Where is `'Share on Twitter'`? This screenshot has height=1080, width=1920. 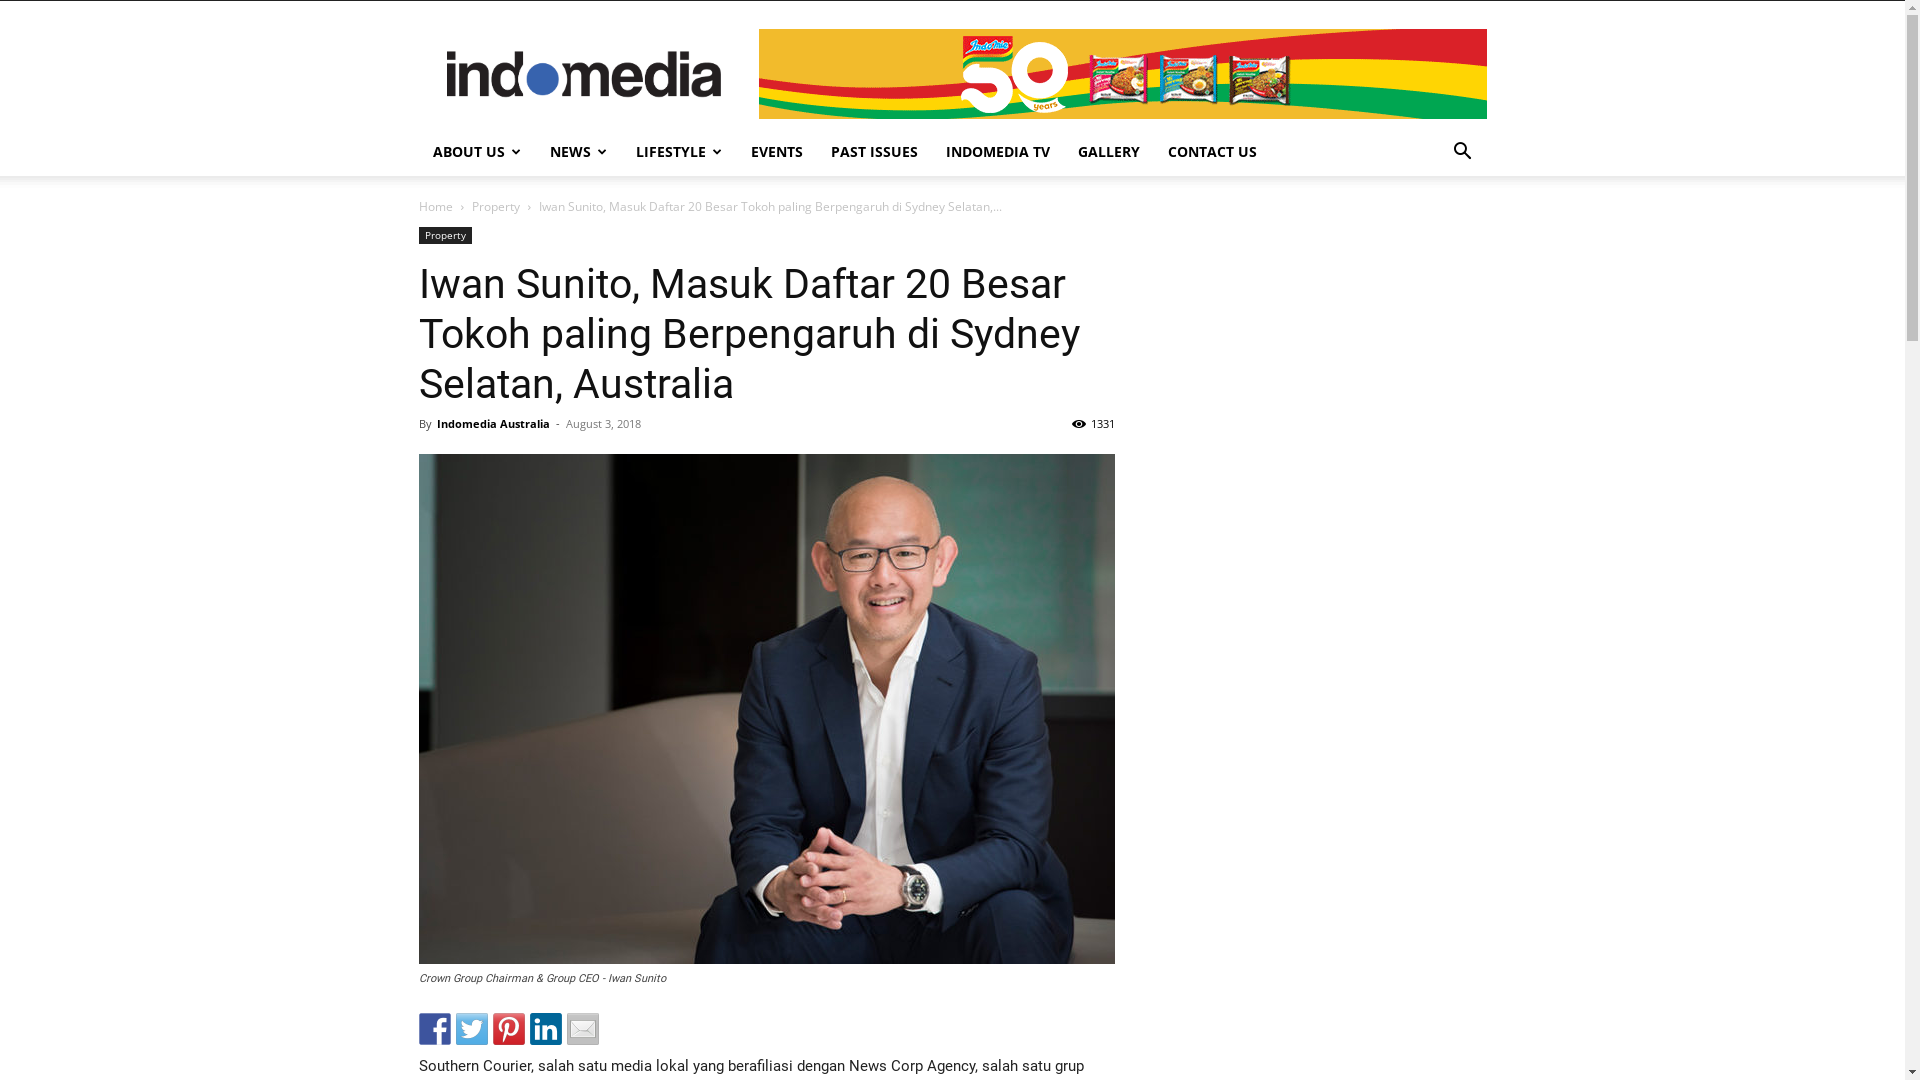
'Share on Twitter' is located at coordinates (470, 1029).